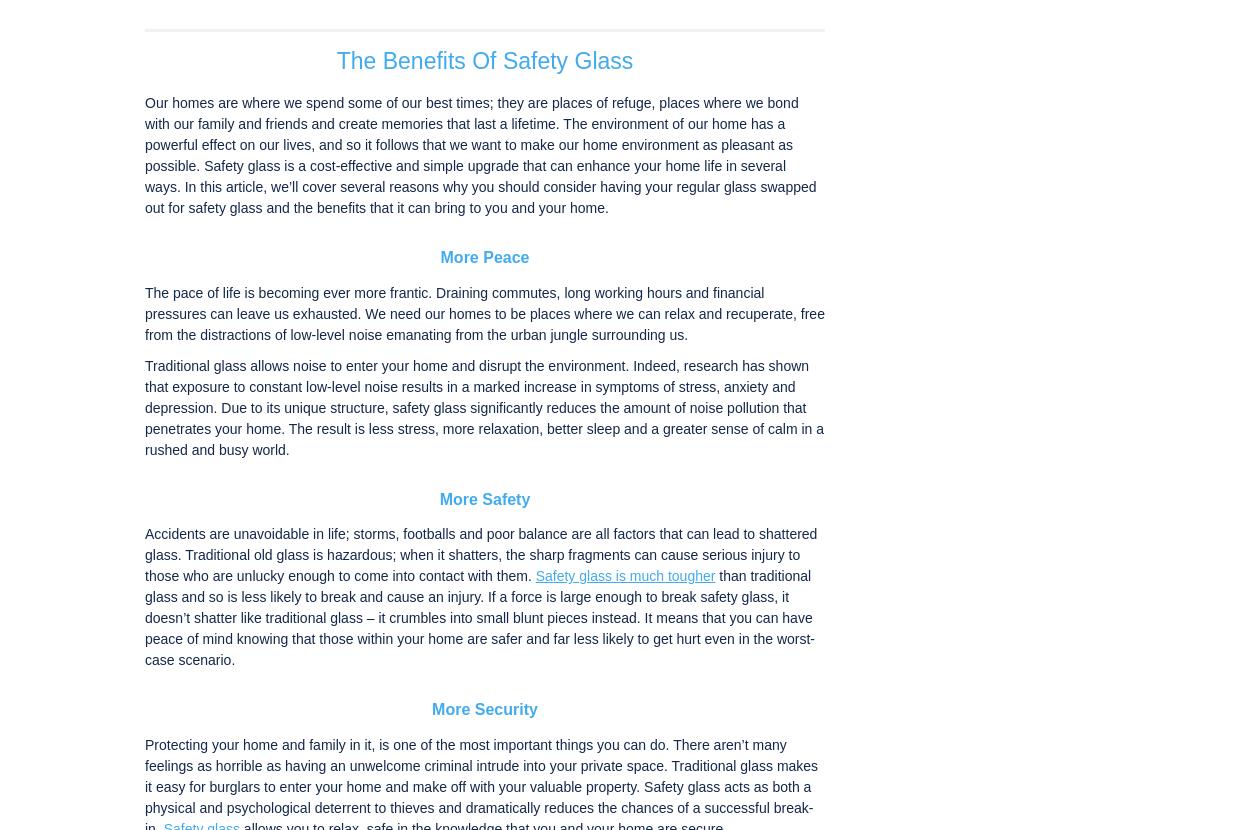 The image size is (1250, 830). Describe the element at coordinates (483, 708) in the screenshot. I see `'More Security'` at that location.